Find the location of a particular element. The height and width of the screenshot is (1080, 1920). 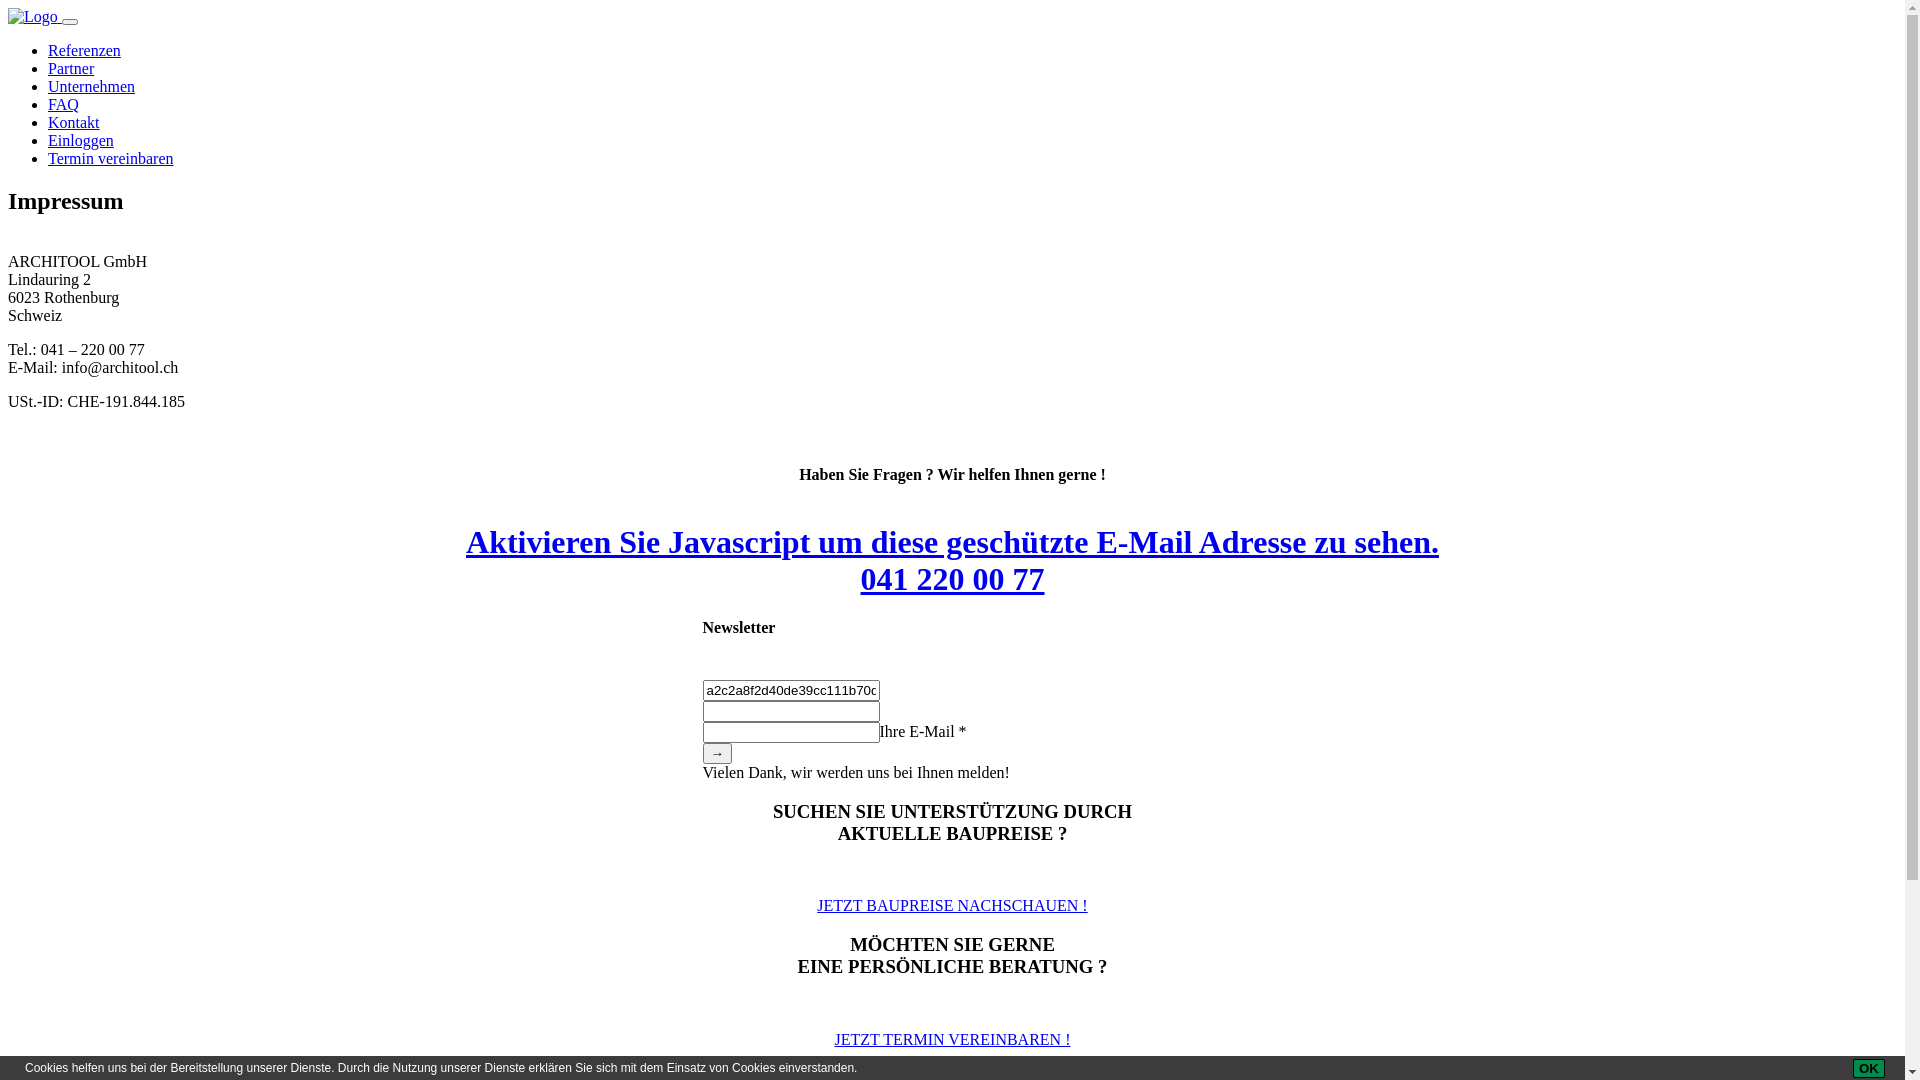

'Referenzen' is located at coordinates (83, 49).